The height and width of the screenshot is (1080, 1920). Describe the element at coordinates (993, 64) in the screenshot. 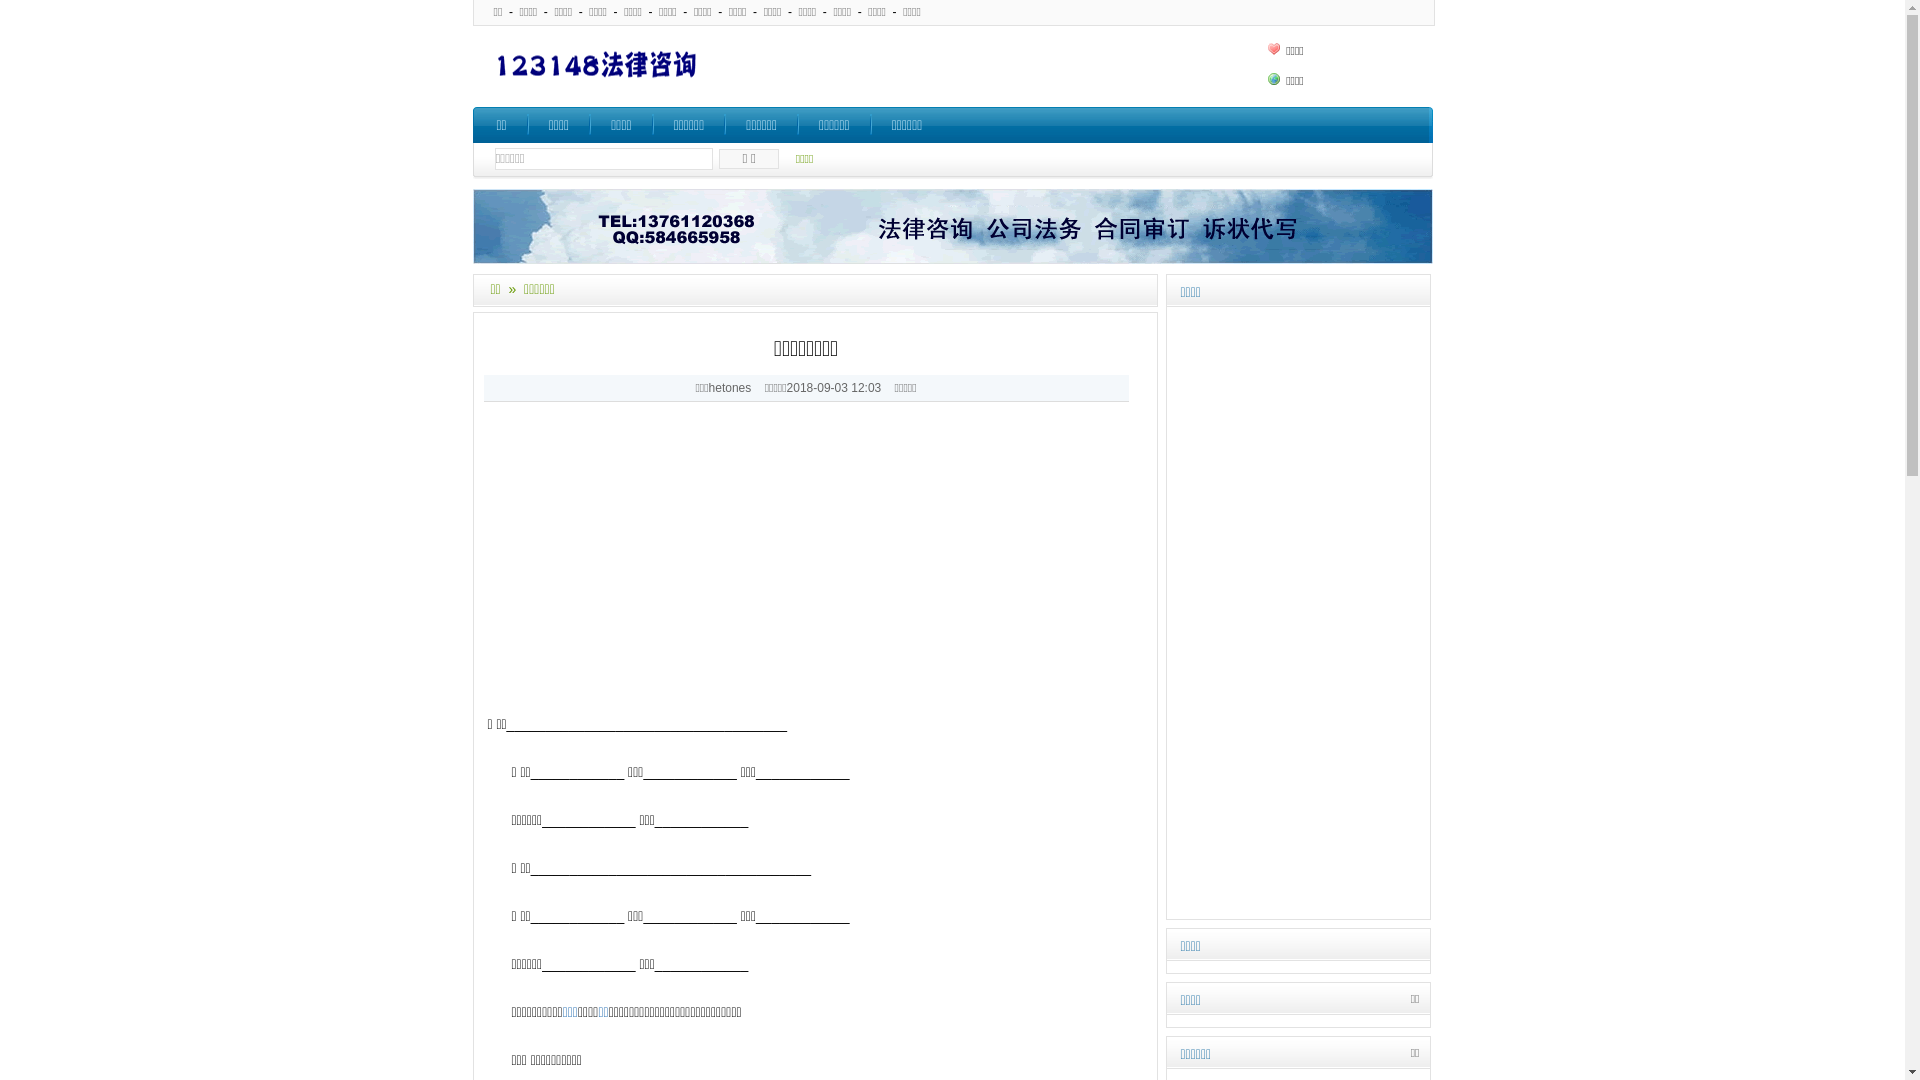

I see `'Advertisement'` at that location.